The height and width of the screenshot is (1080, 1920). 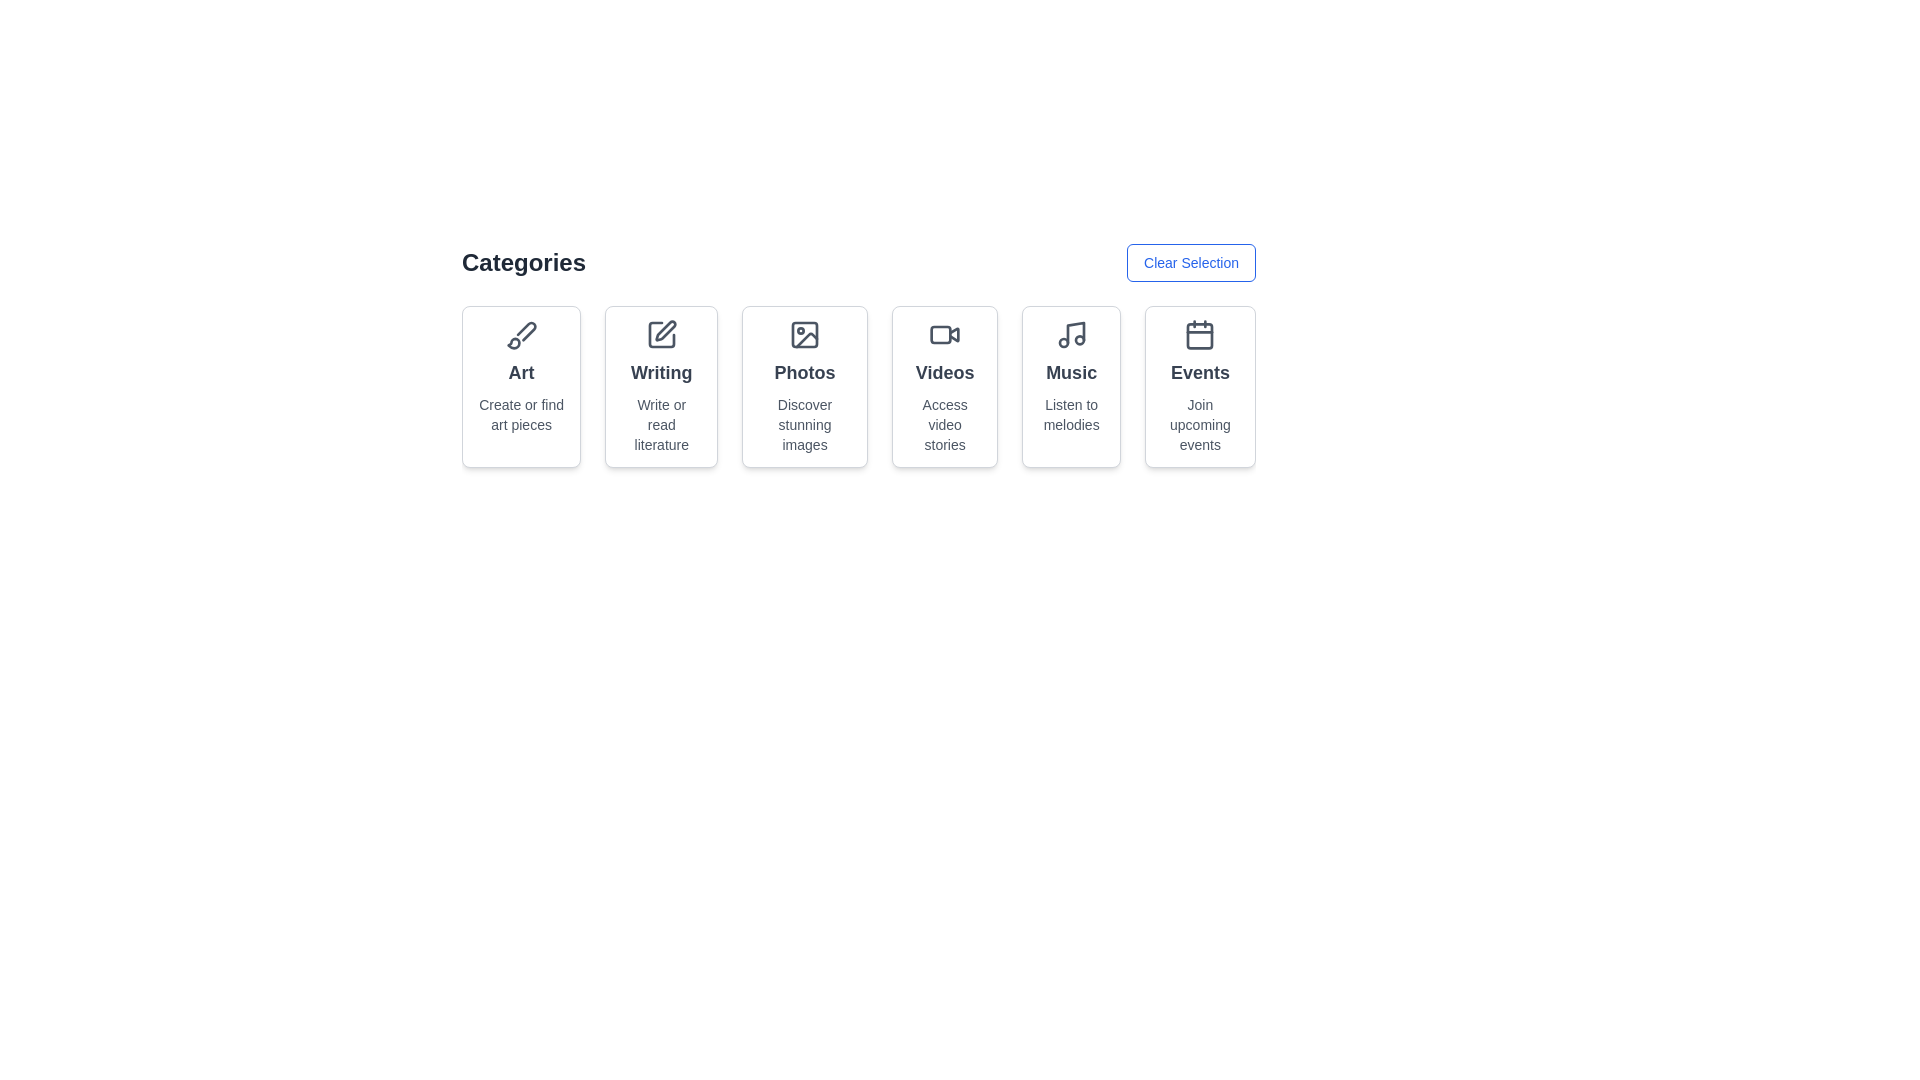 I want to click on text label located centrally beneath the icon in the fourth card of the 'Categories' section, which indicates its content or functionality related to videos, so click(x=944, y=373).